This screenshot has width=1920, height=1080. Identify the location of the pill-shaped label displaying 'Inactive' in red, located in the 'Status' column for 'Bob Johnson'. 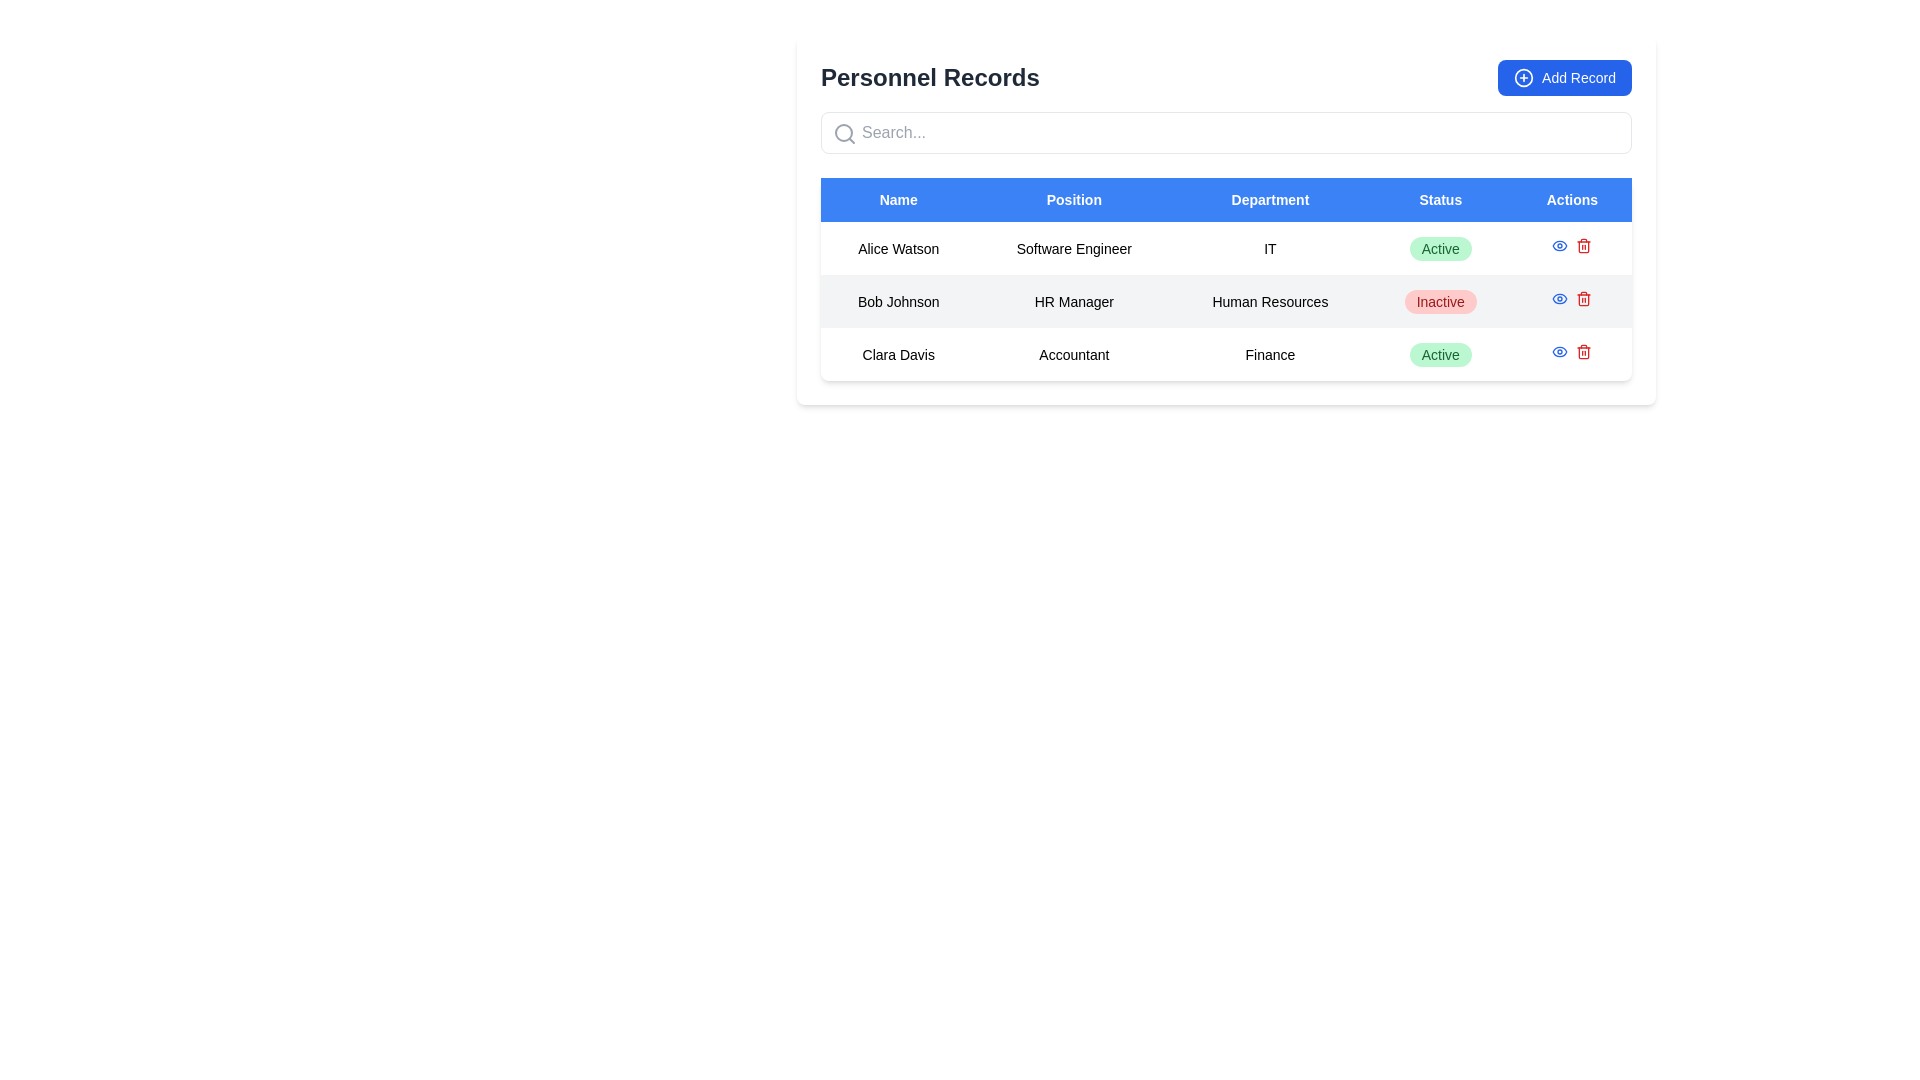
(1440, 301).